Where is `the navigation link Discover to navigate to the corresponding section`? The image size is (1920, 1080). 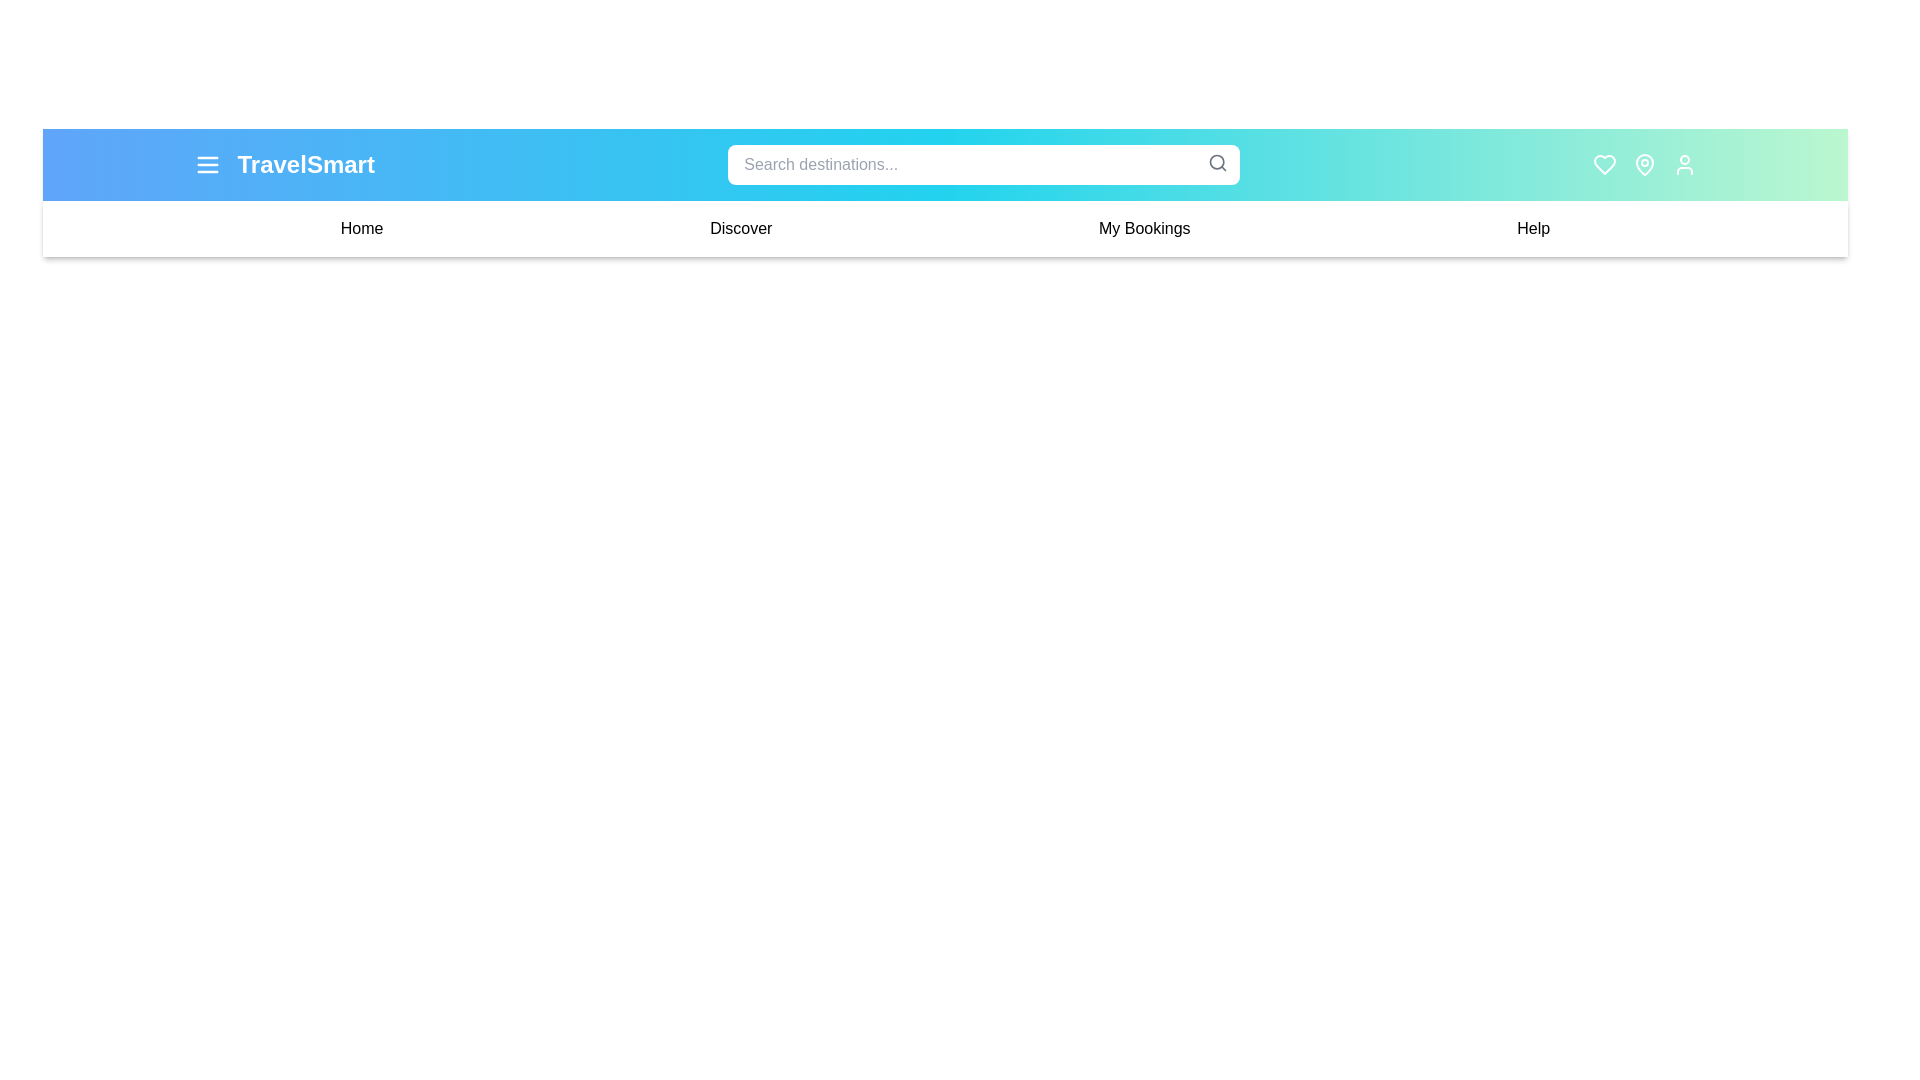
the navigation link Discover to navigate to the corresponding section is located at coordinates (740, 227).